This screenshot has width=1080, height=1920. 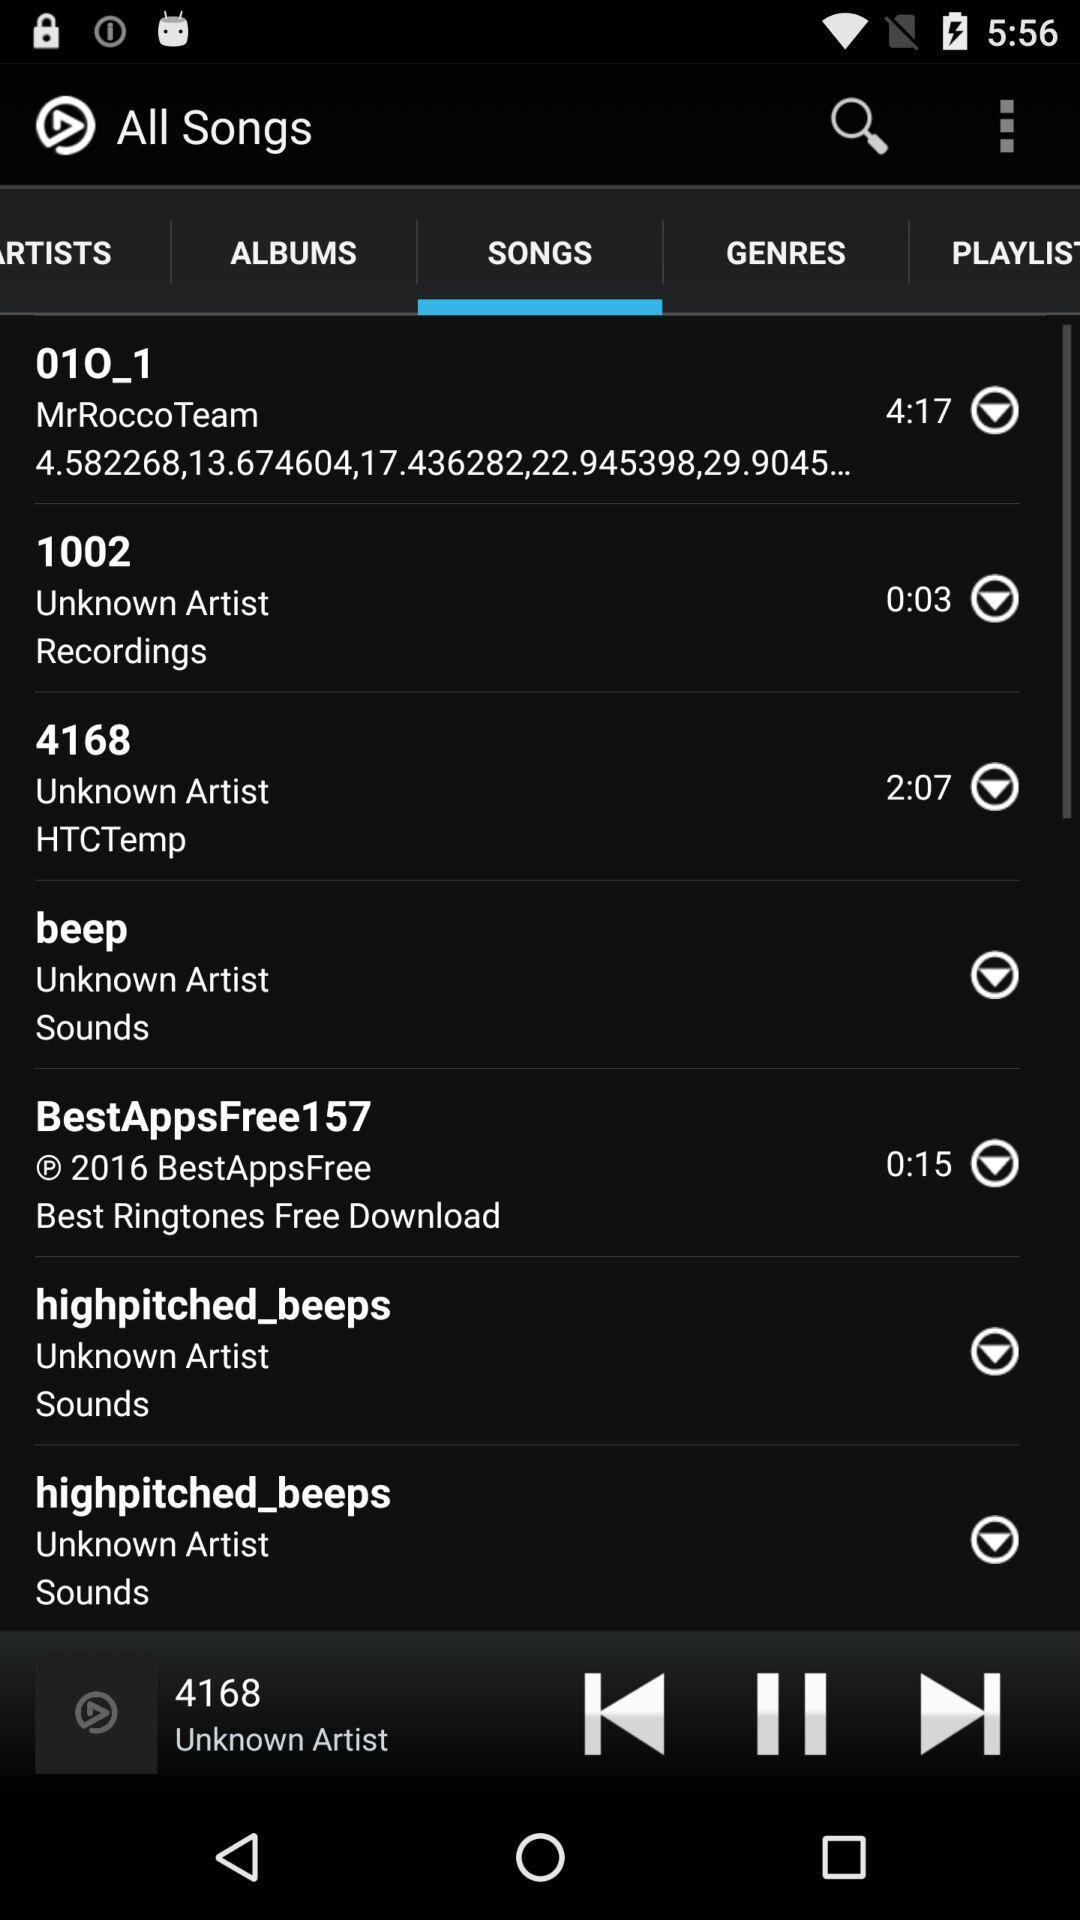 I want to click on the visibility icon, so click(x=1003, y=841).